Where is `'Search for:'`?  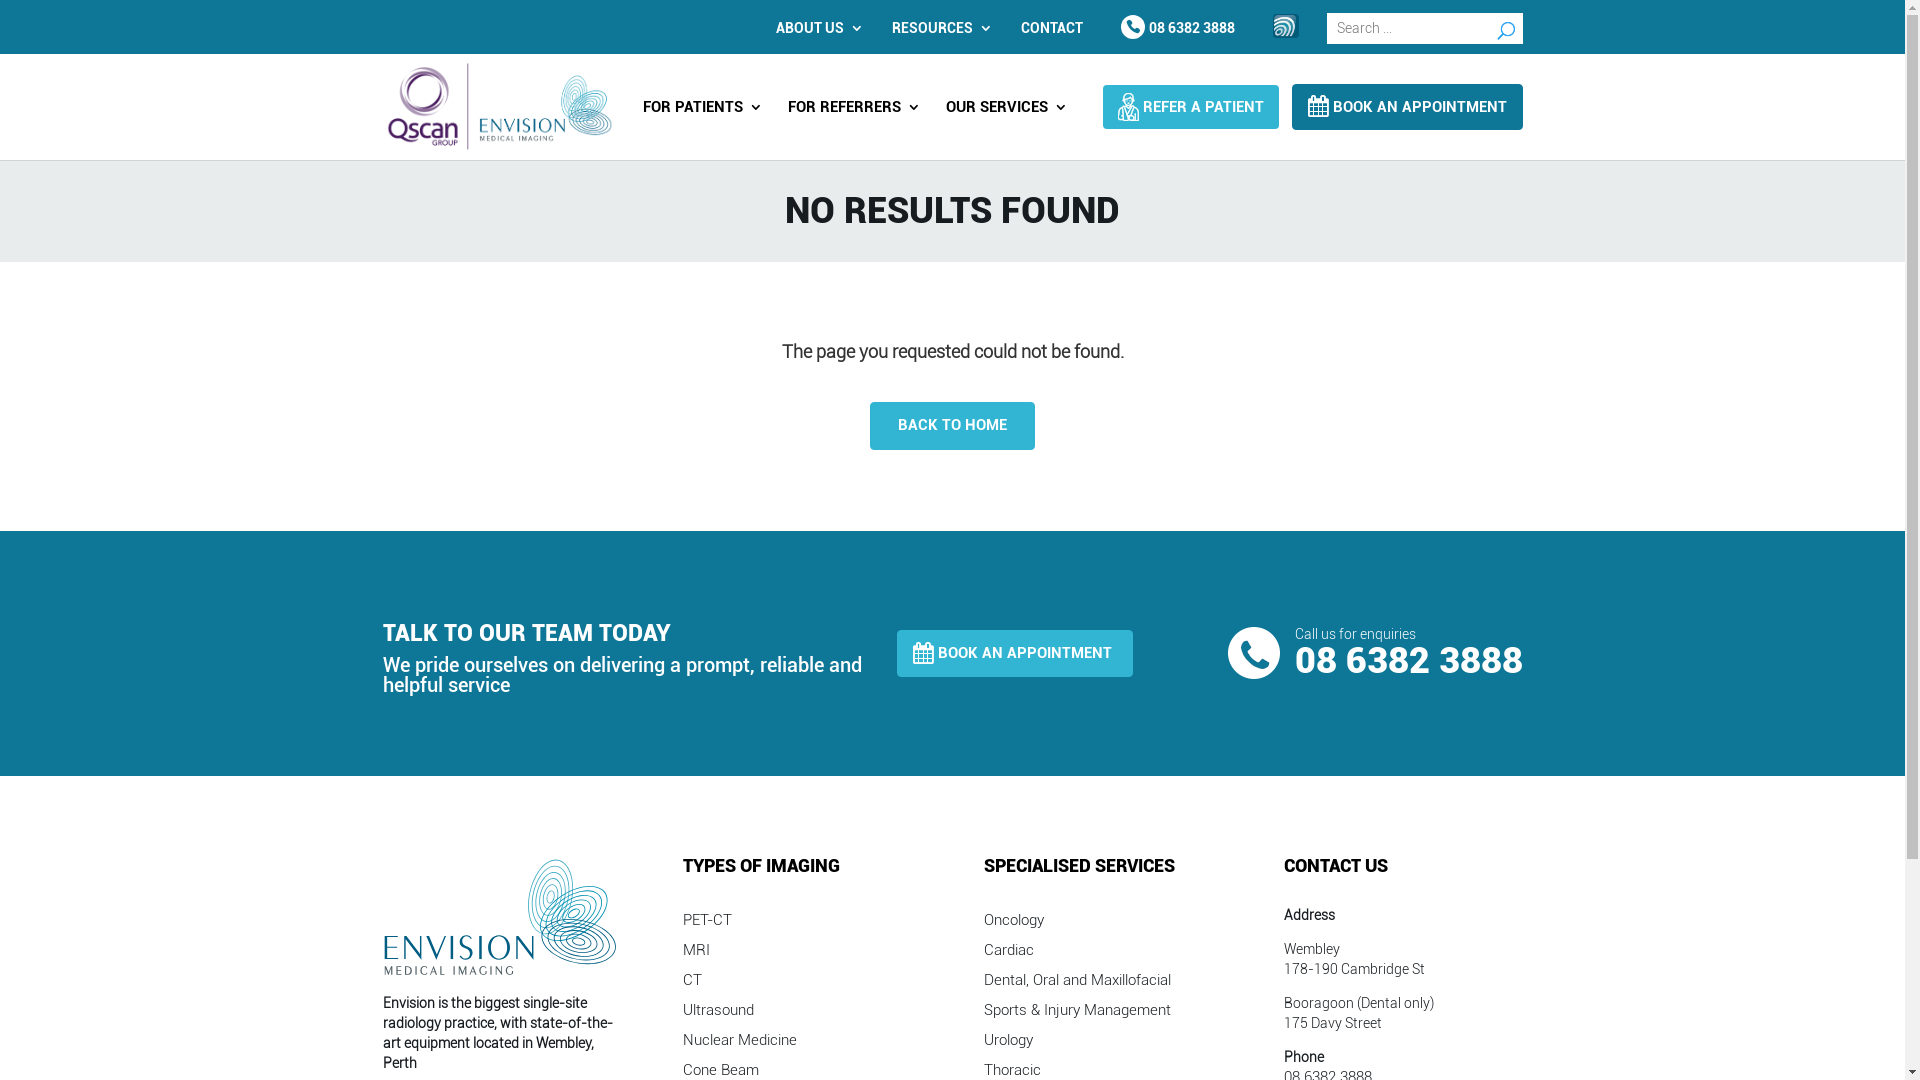 'Search for:' is located at coordinates (1423, 28).